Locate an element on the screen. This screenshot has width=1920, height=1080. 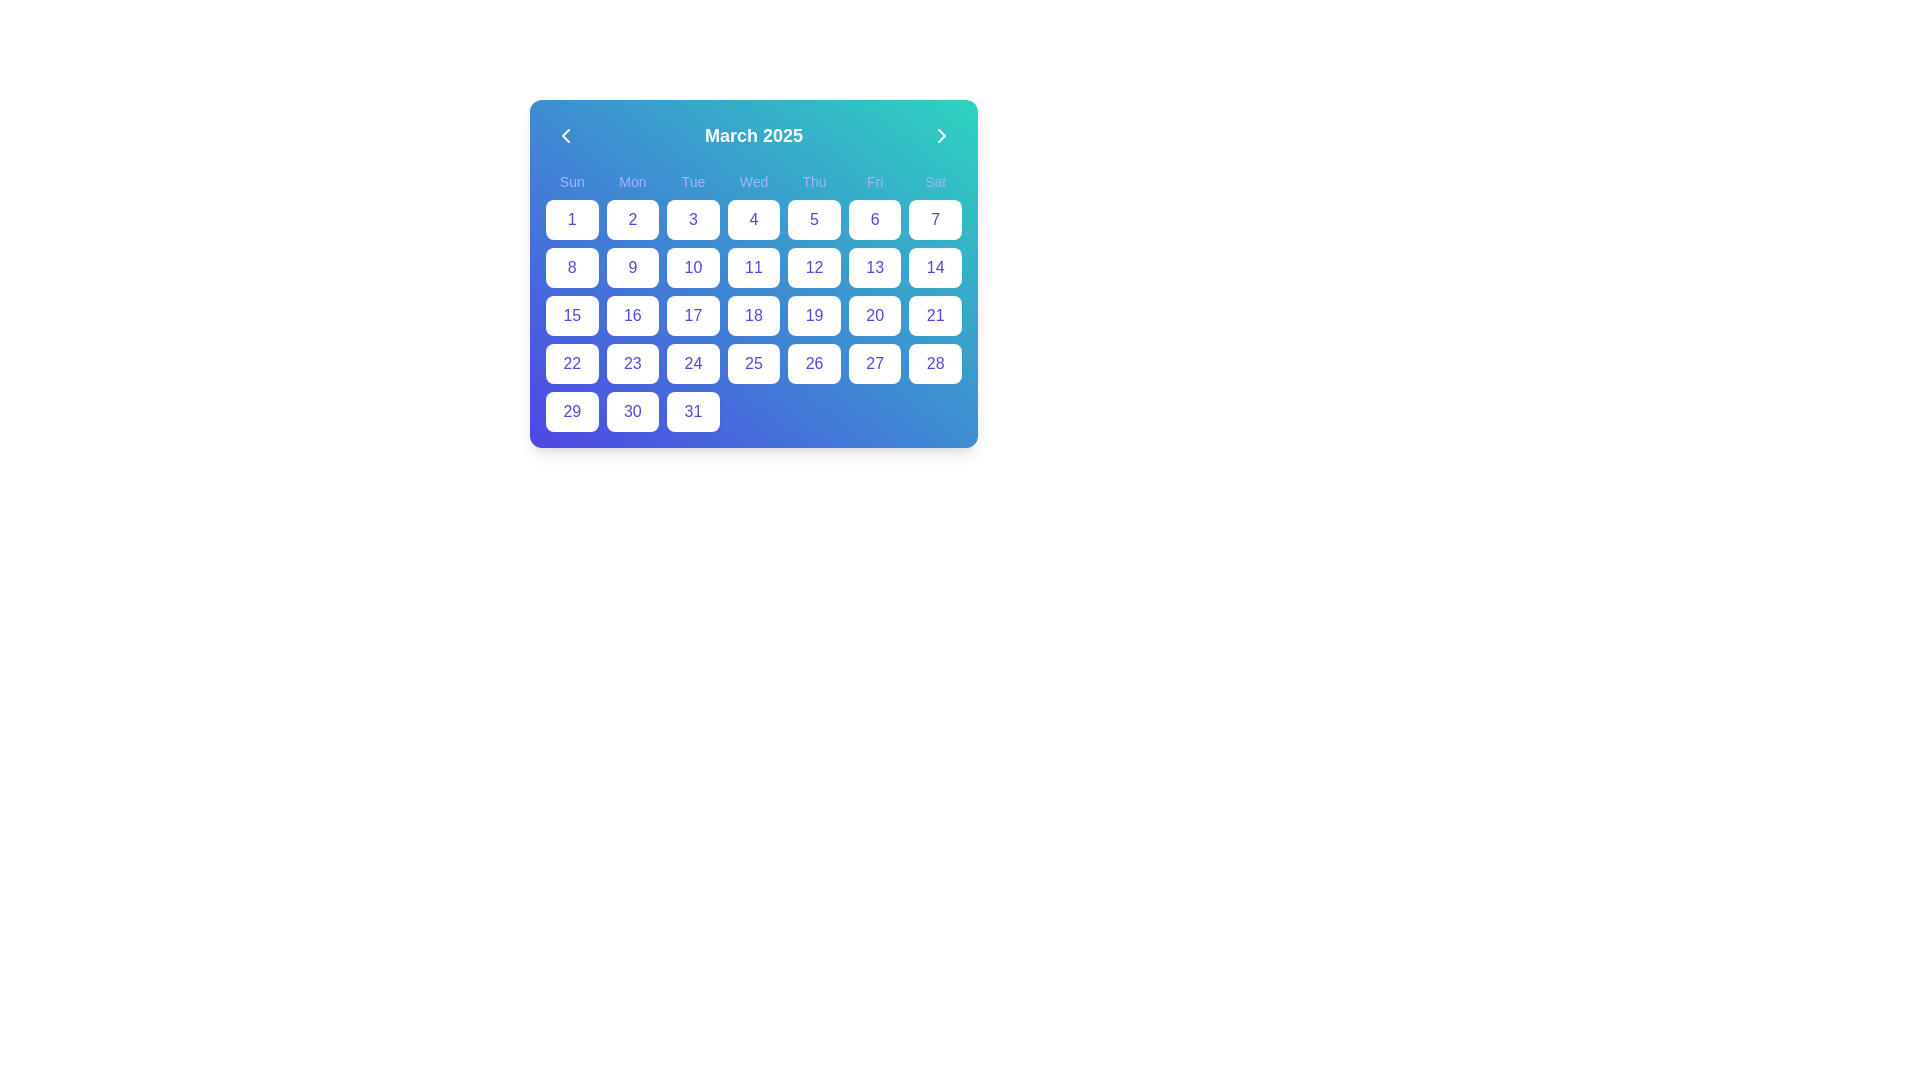
the calendar day button labeled '26' with a white background and blue text is located at coordinates (814, 363).